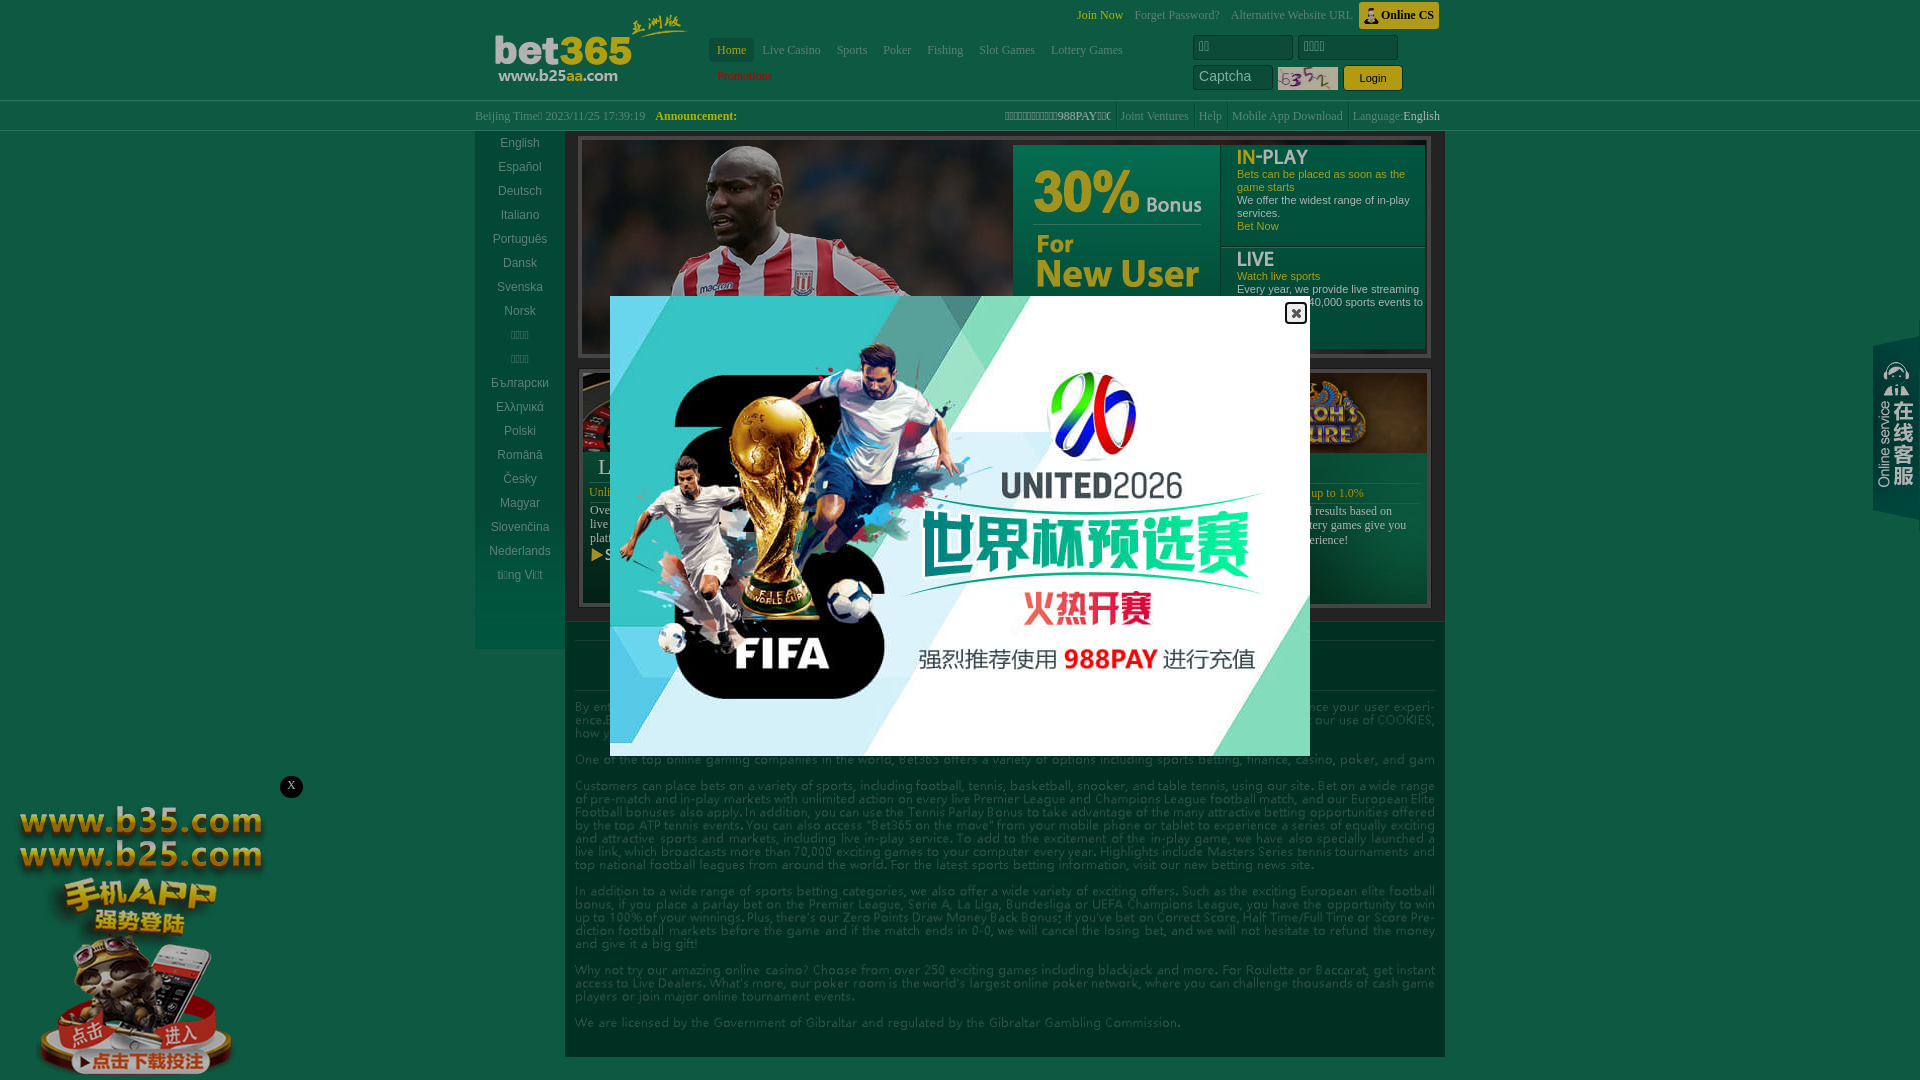 This screenshot has width=1920, height=1080. What do you see at coordinates (970, 49) in the screenshot?
I see `'Slot Games'` at bounding box center [970, 49].